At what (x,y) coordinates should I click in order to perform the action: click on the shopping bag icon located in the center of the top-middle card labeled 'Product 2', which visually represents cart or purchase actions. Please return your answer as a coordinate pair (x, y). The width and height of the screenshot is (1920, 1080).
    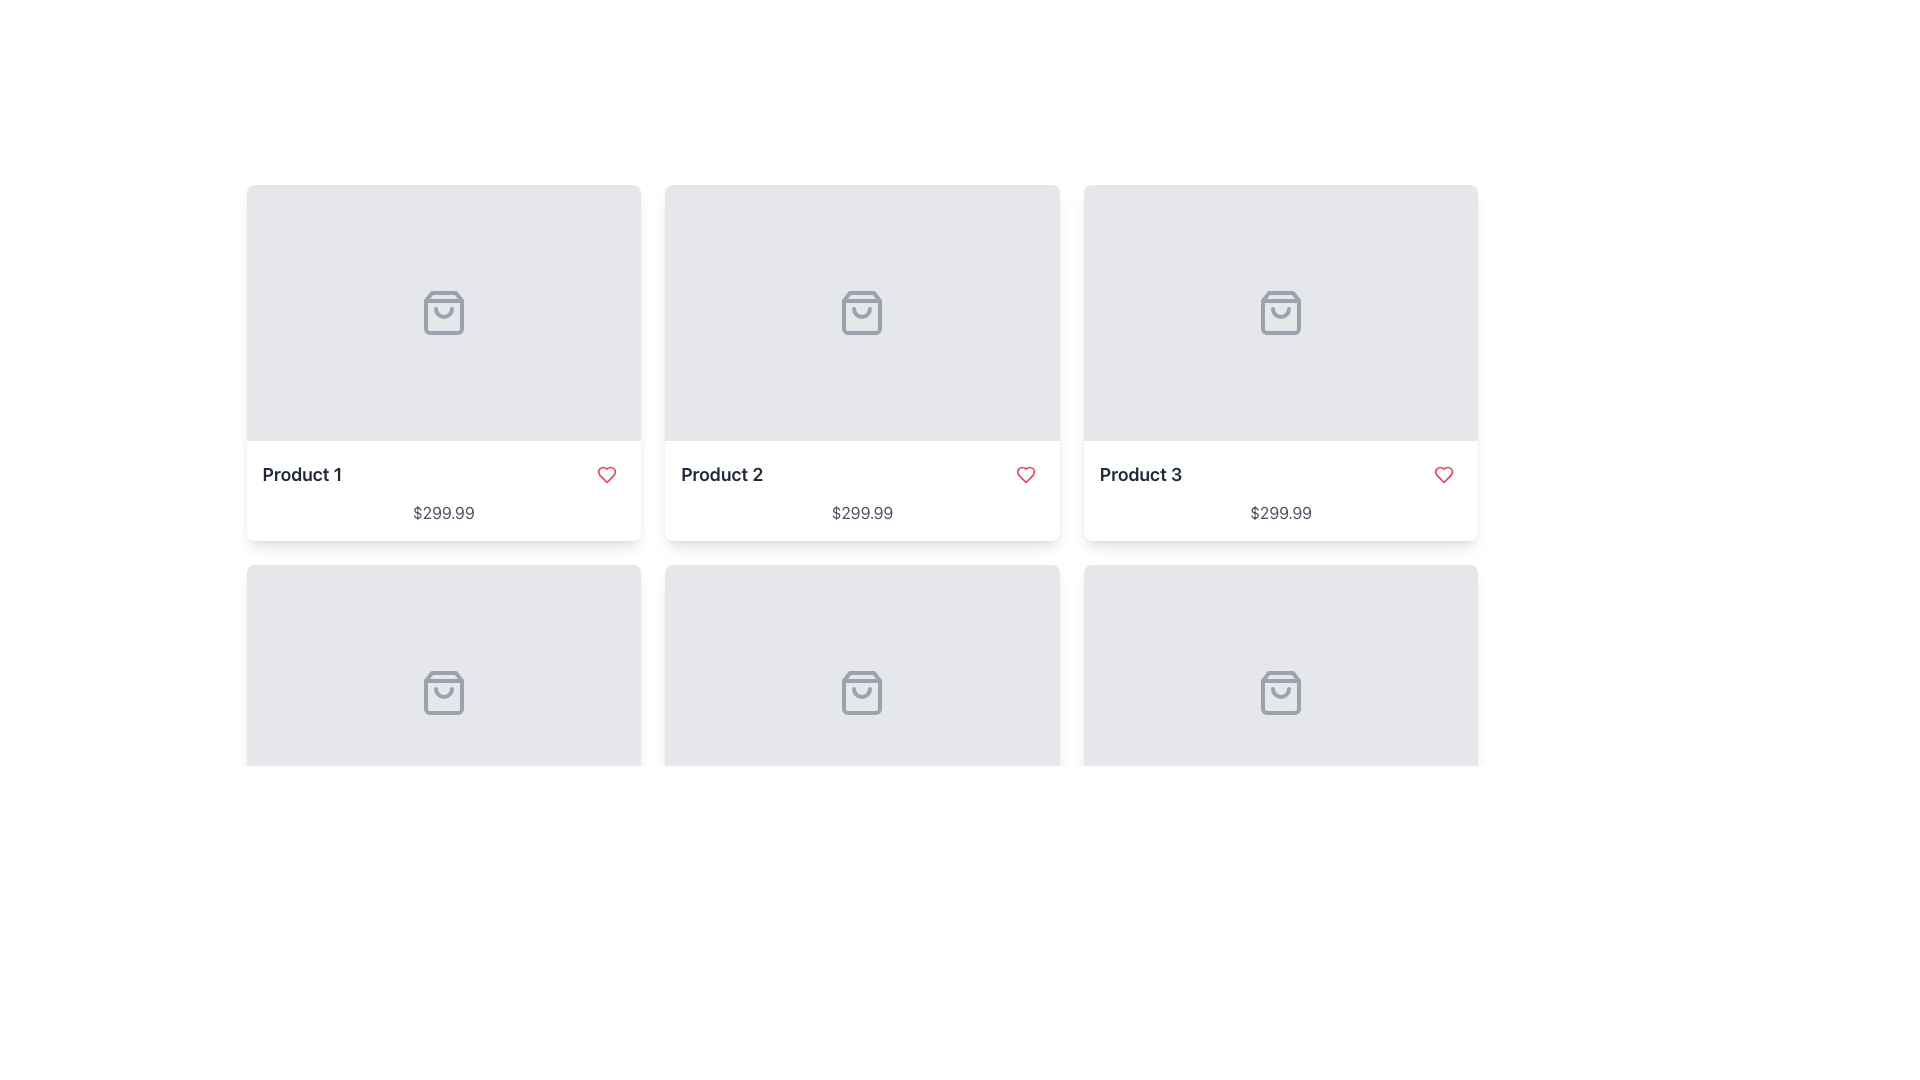
    Looking at the image, I should click on (862, 312).